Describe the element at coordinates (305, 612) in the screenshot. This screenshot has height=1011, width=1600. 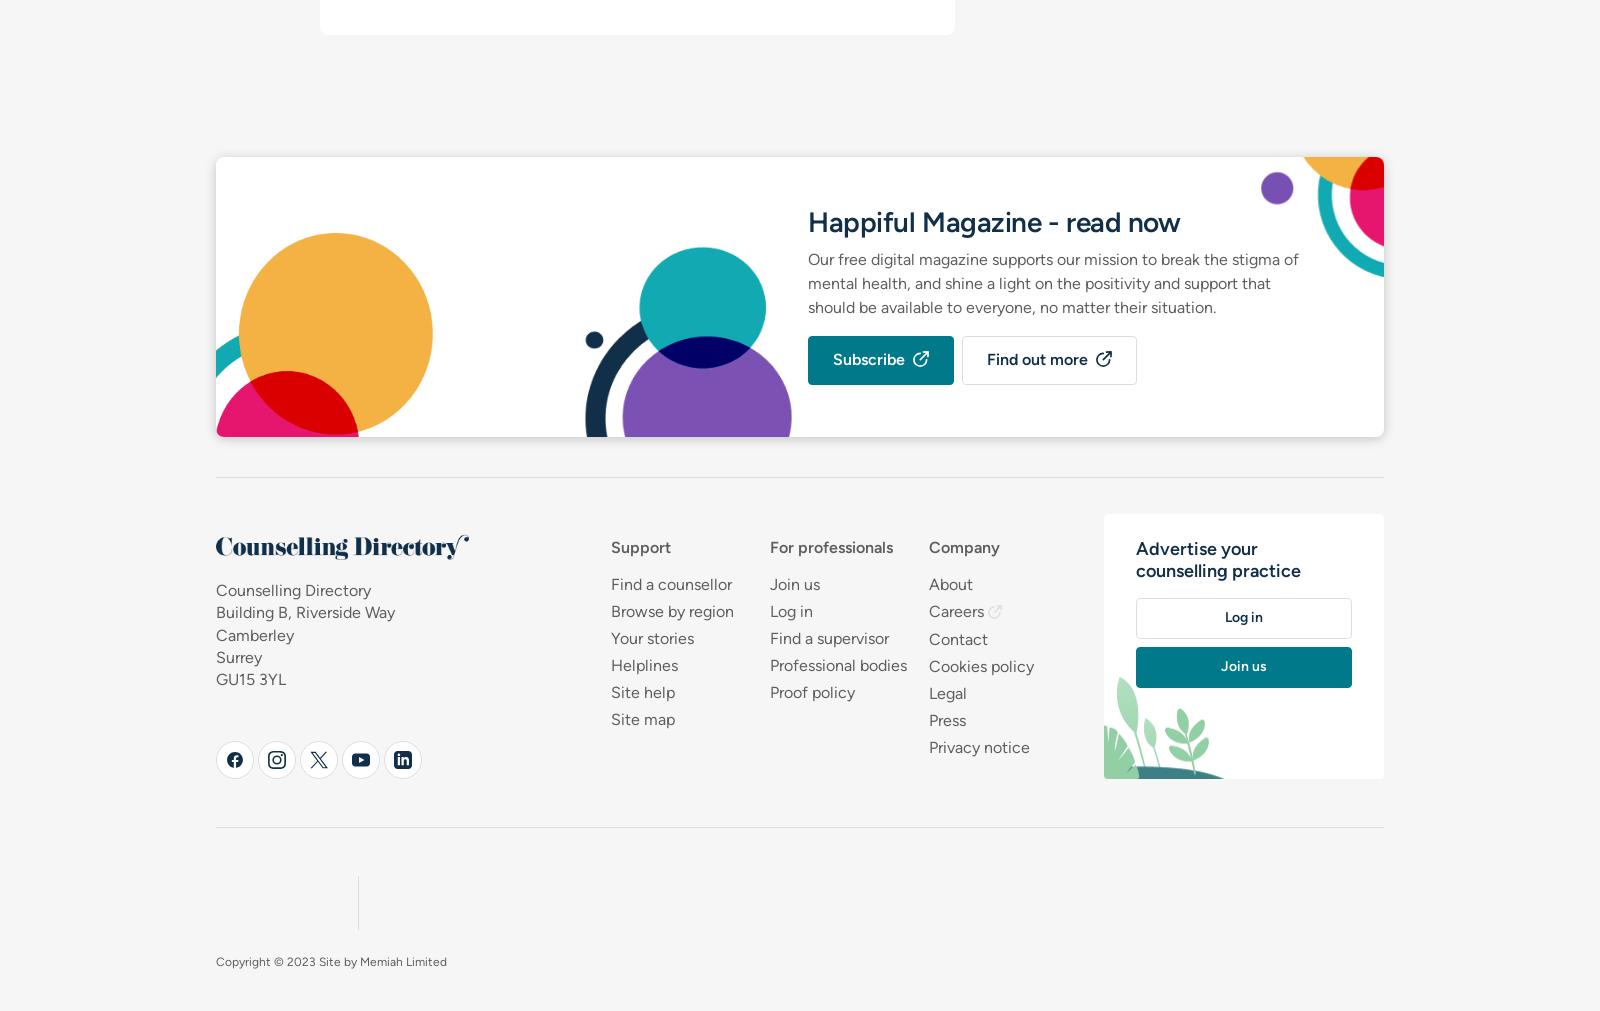
I see `'Building B, Riverside Way'` at that location.